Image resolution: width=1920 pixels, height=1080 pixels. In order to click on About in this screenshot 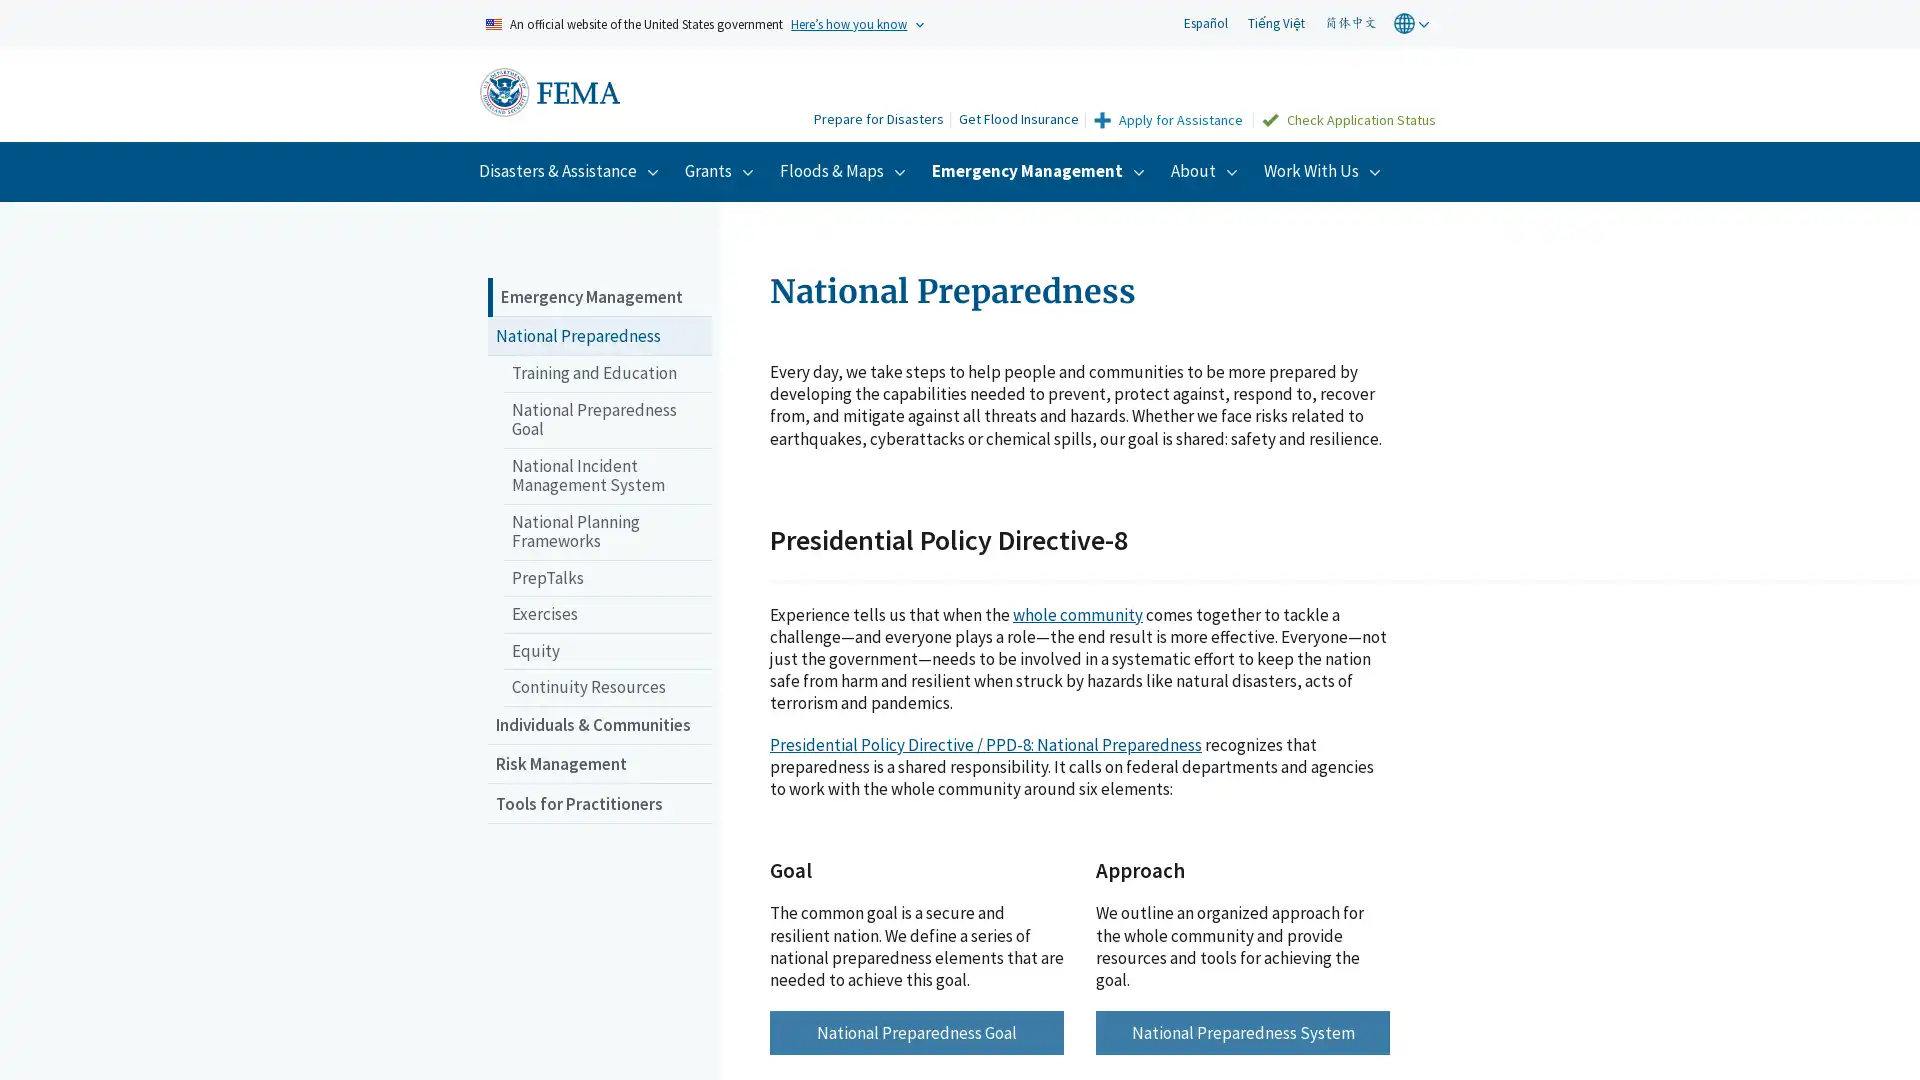, I will do `click(1206, 169)`.